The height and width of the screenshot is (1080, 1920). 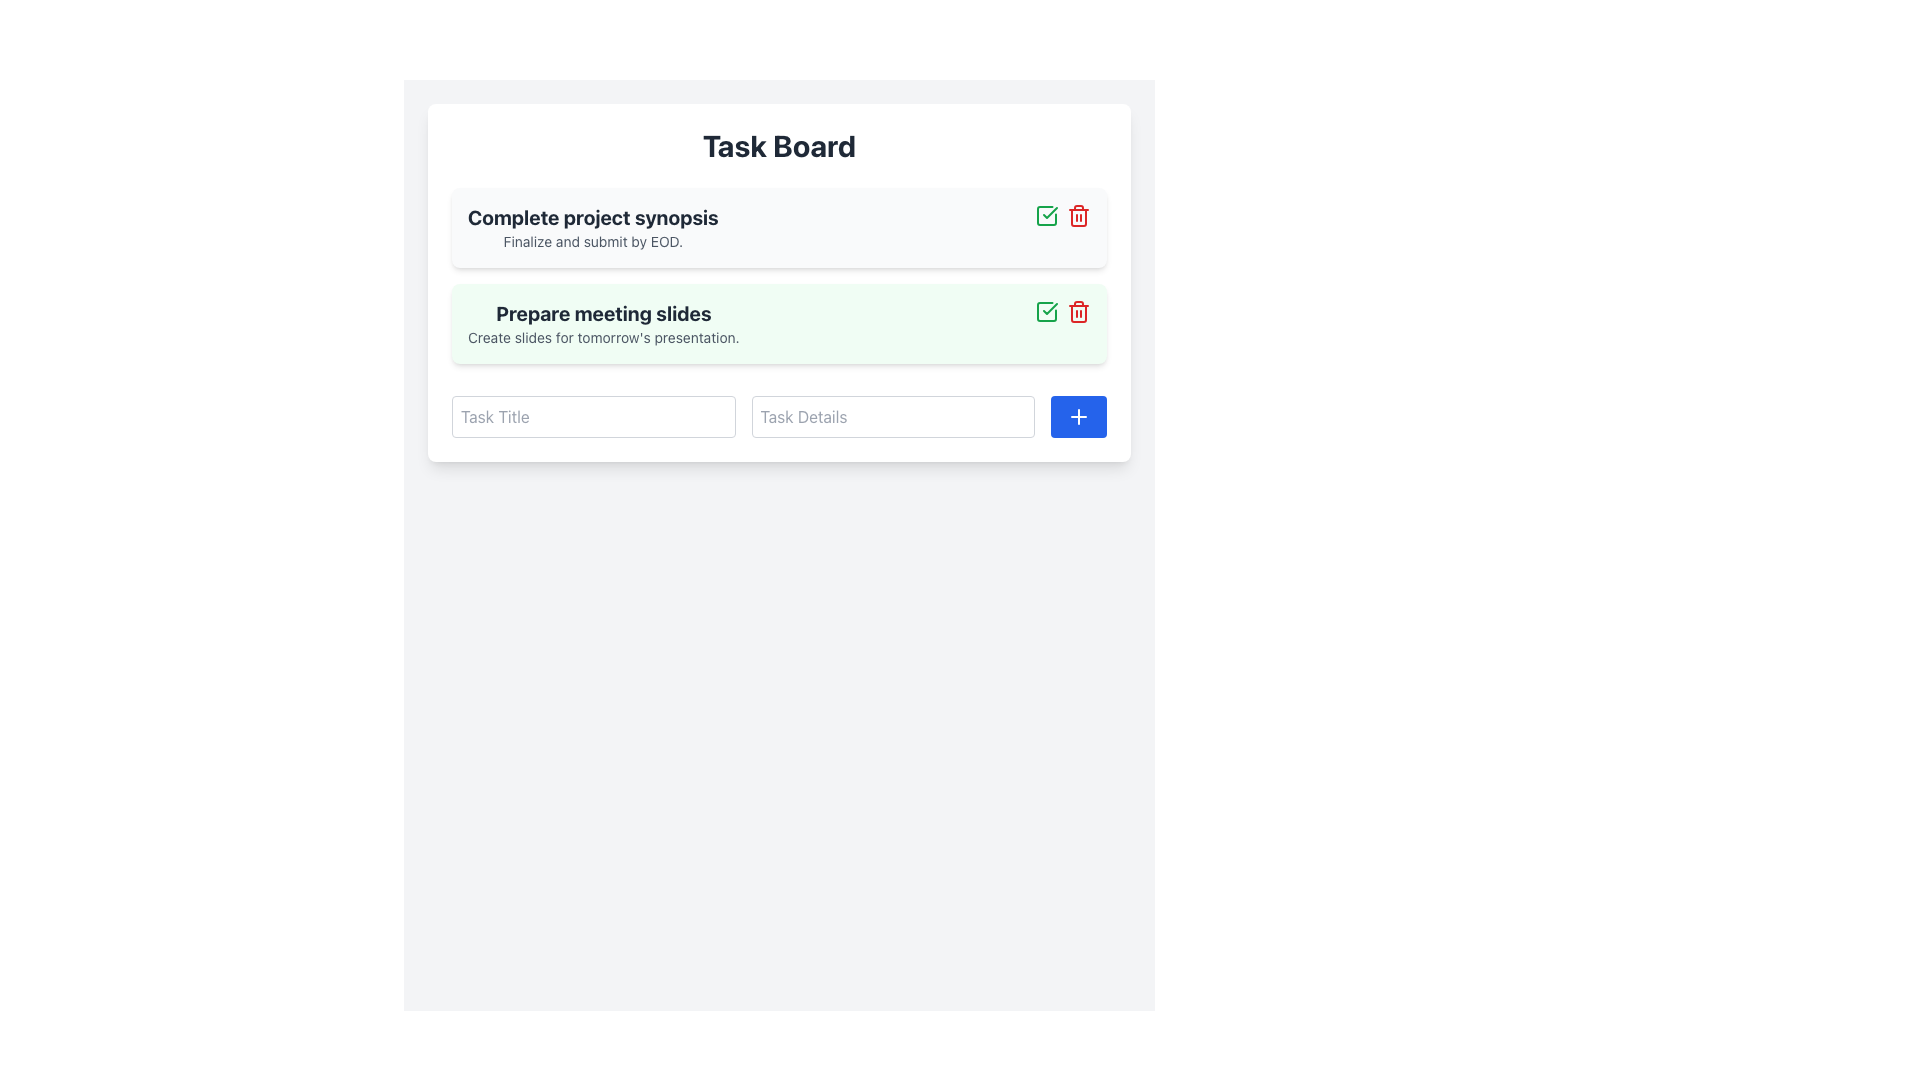 I want to click on subtitle of the text label that states 'Create slides for tomorrow's presentation.' located within the green-shaded task card titled 'Prepare meeting slides.', so click(x=602, y=323).